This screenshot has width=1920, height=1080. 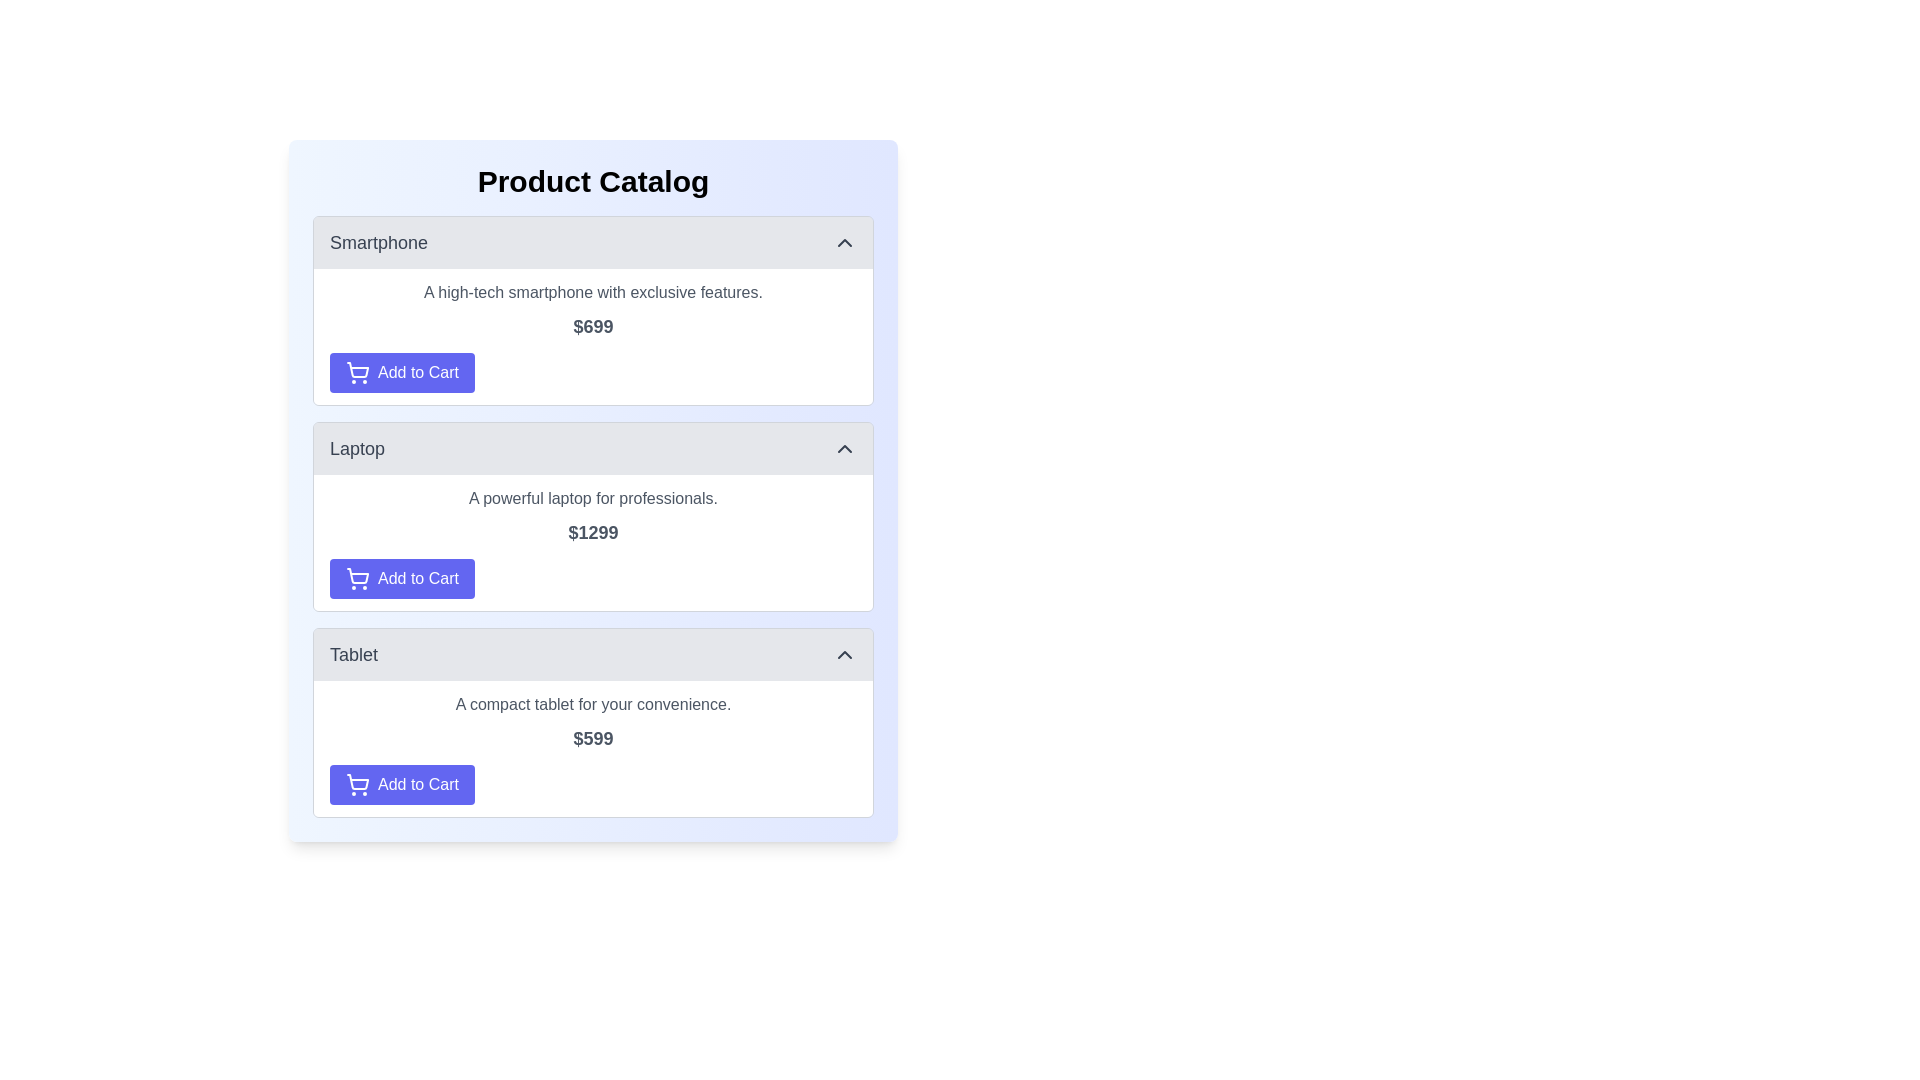 What do you see at coordinates (401, 578) in the screenshot?
I see `the 'Add to Cart' button located at the bottom of the laptop product section` at bounding box center [401, 578].